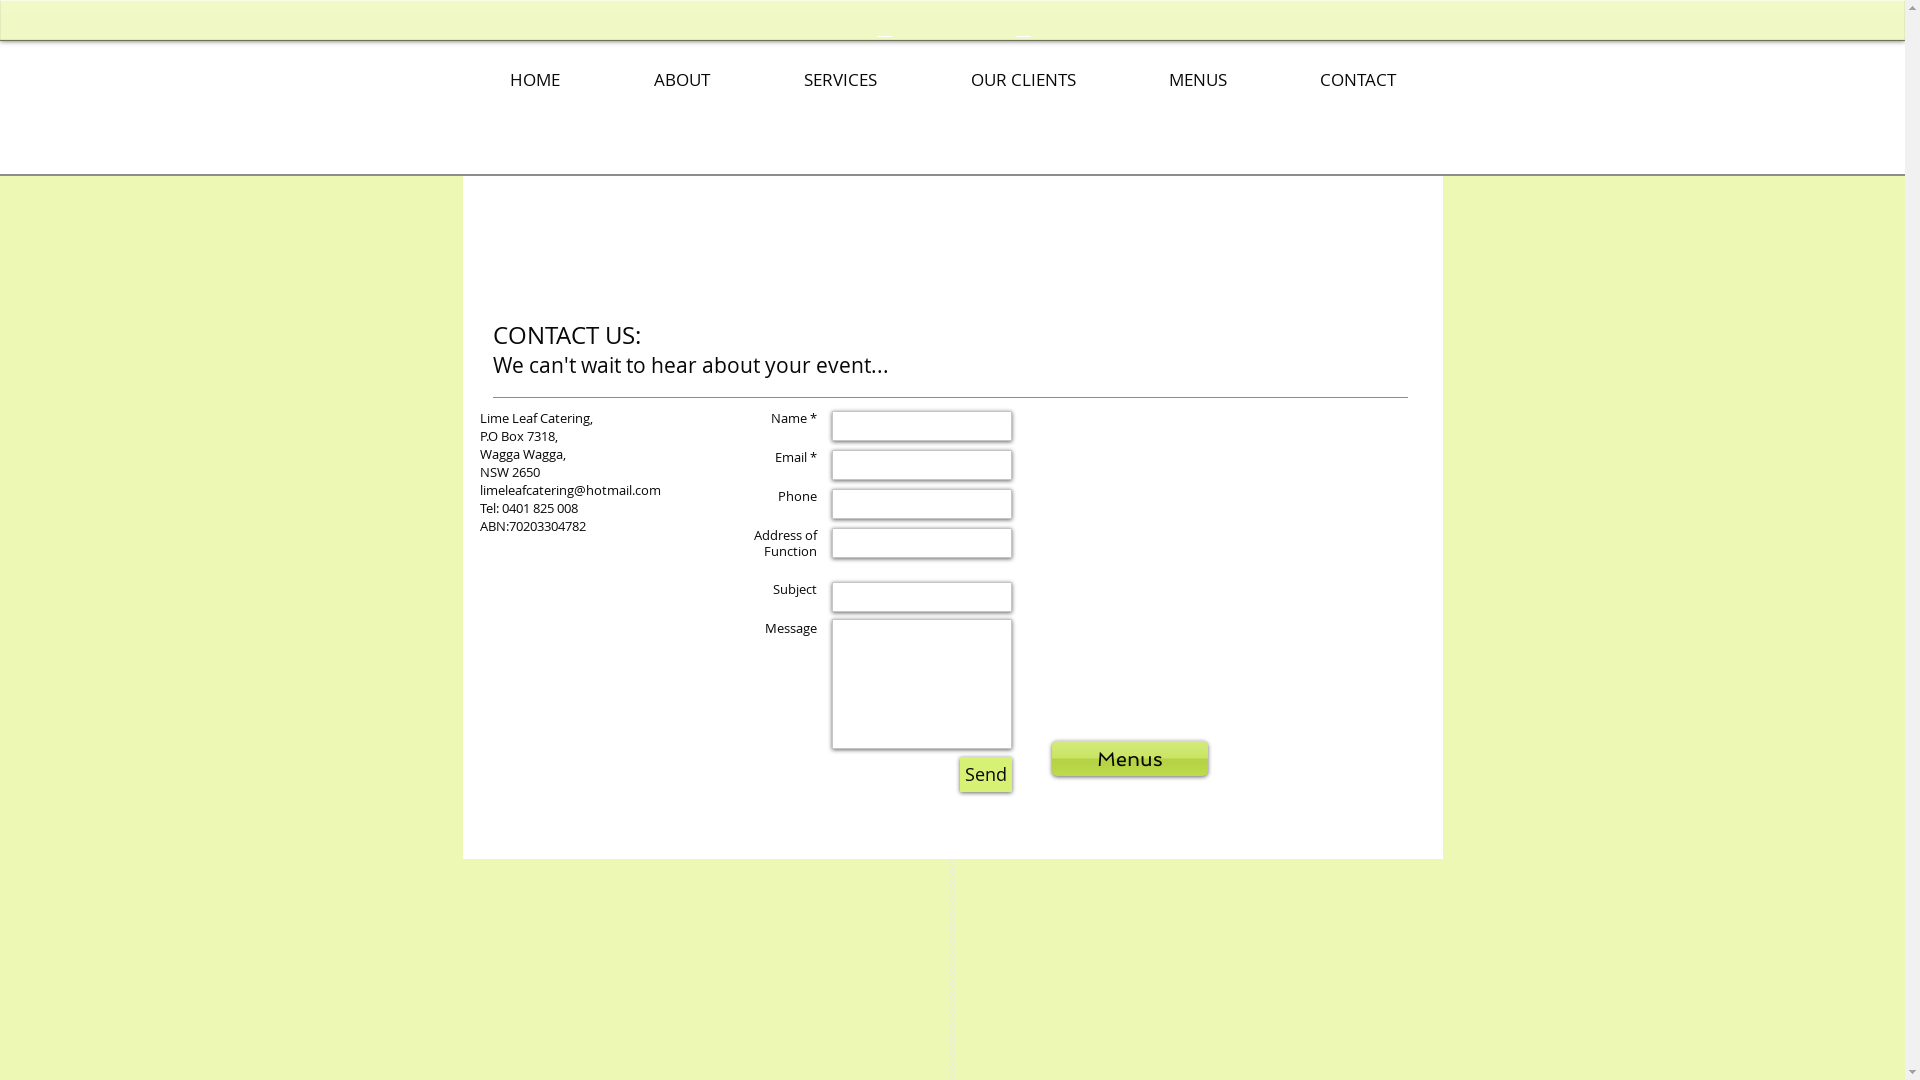  Describe the element at coordinates (839, 79) in the screenshot. I see `'SERVICES'` at that location.